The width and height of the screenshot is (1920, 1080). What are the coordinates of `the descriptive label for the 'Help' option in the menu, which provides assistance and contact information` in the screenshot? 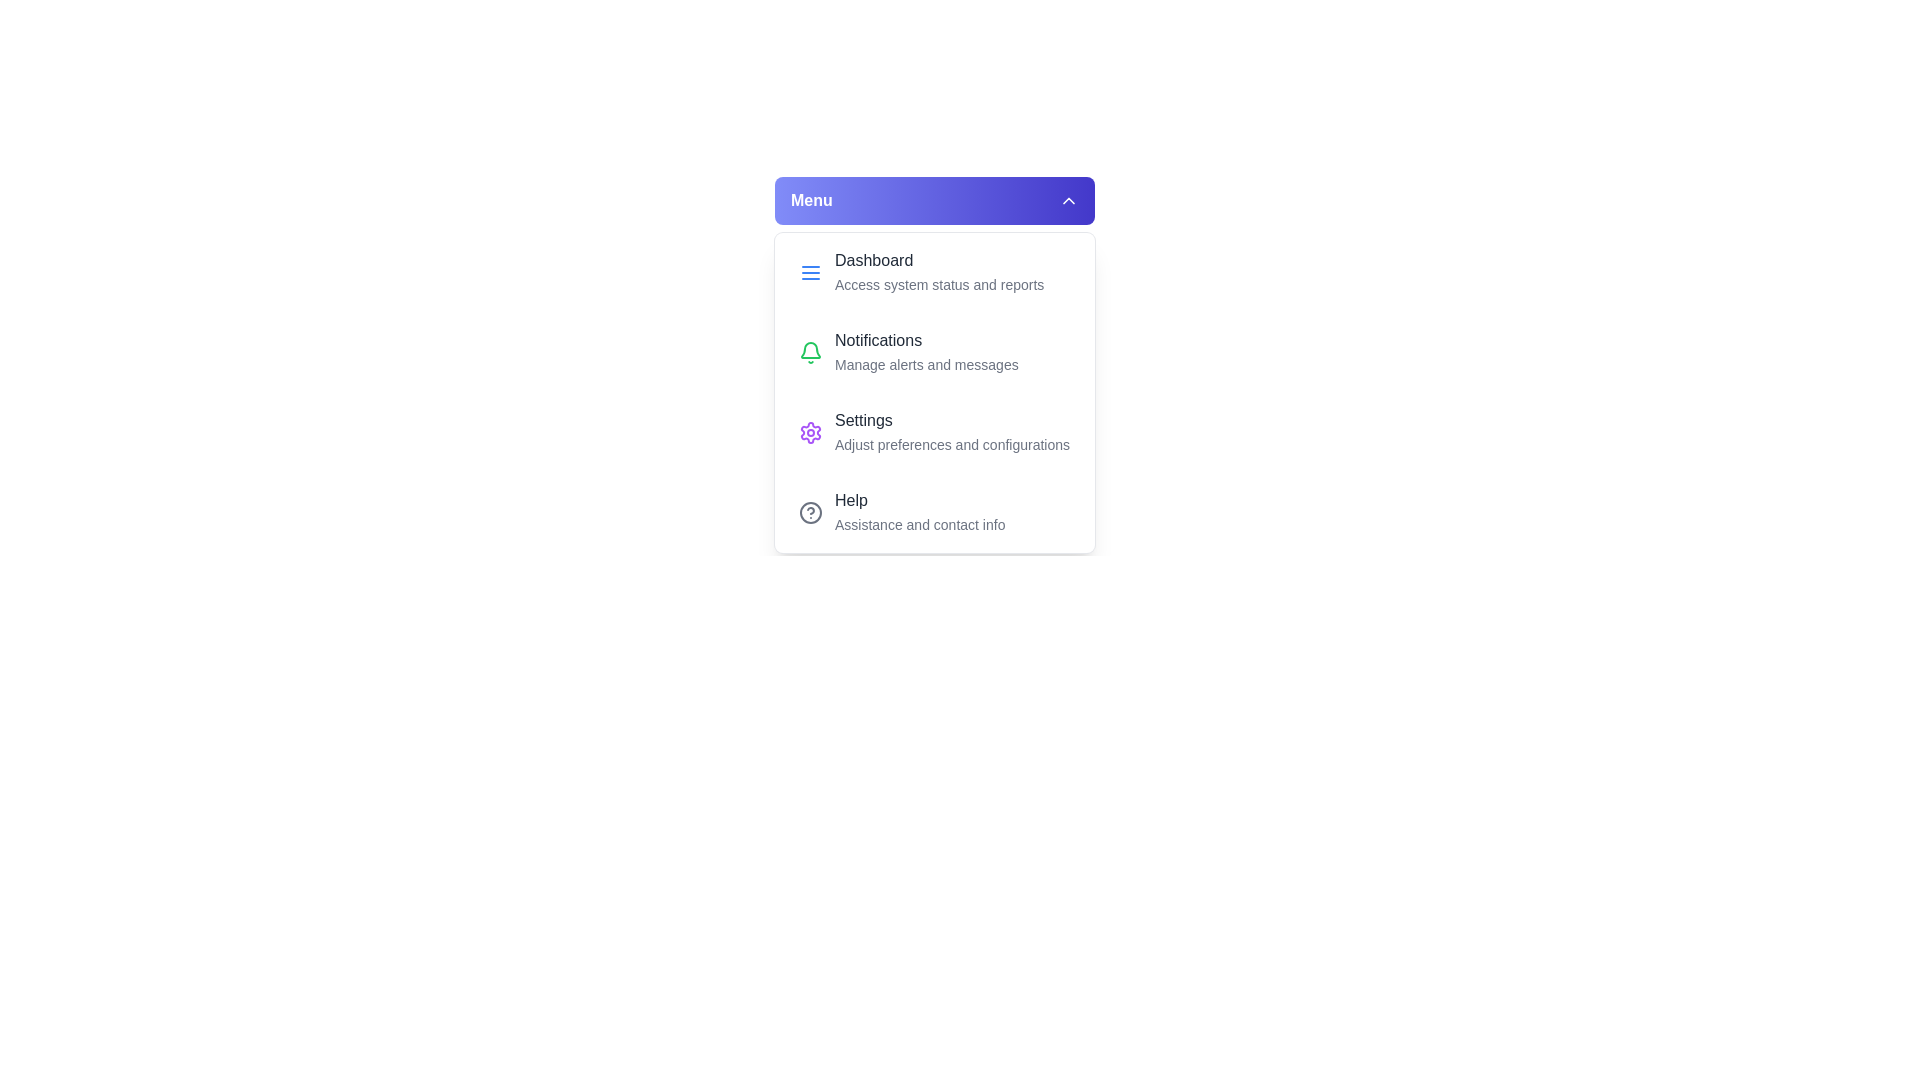 It's located at (919, 523).